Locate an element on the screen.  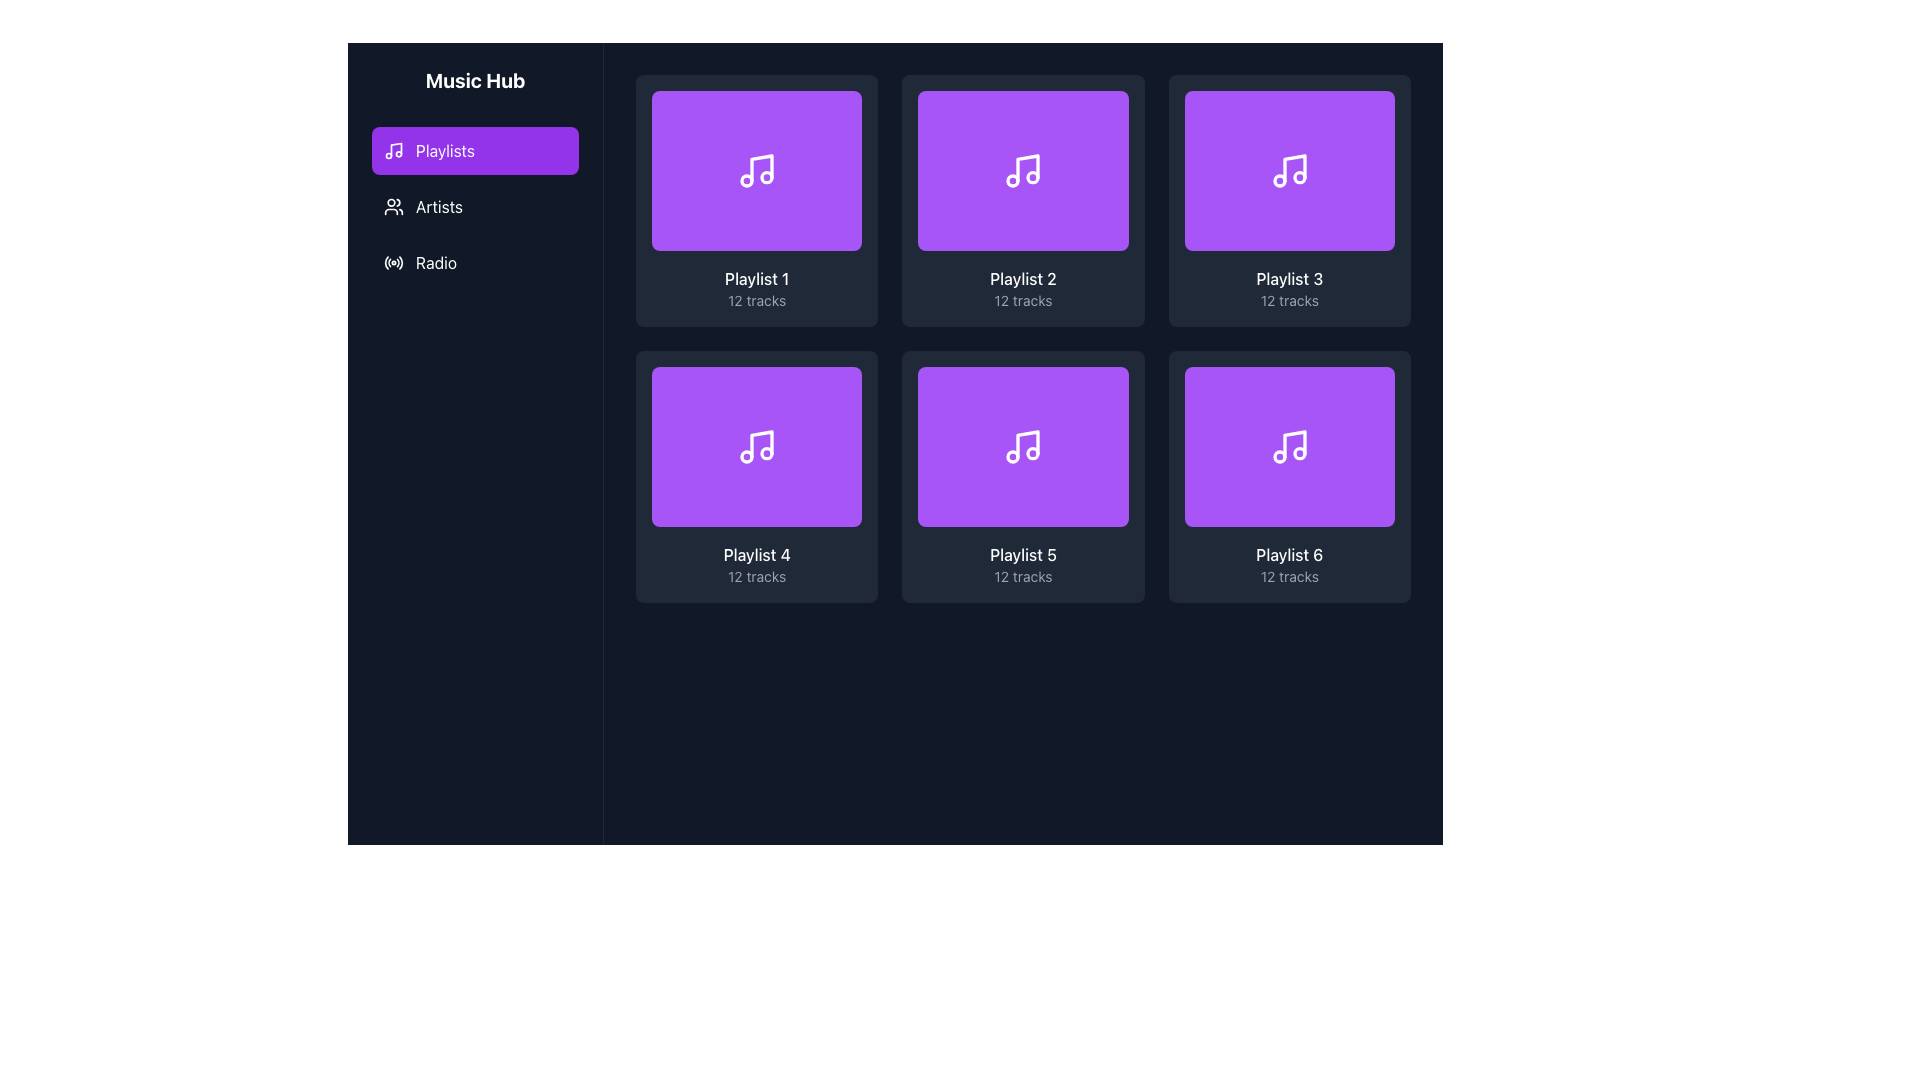
the vertical segment of the musical note icon within the SVG, which is located in the sidebar between the 'Music Hub' label and the 'Artists' option is located at coordinates (396, 148).